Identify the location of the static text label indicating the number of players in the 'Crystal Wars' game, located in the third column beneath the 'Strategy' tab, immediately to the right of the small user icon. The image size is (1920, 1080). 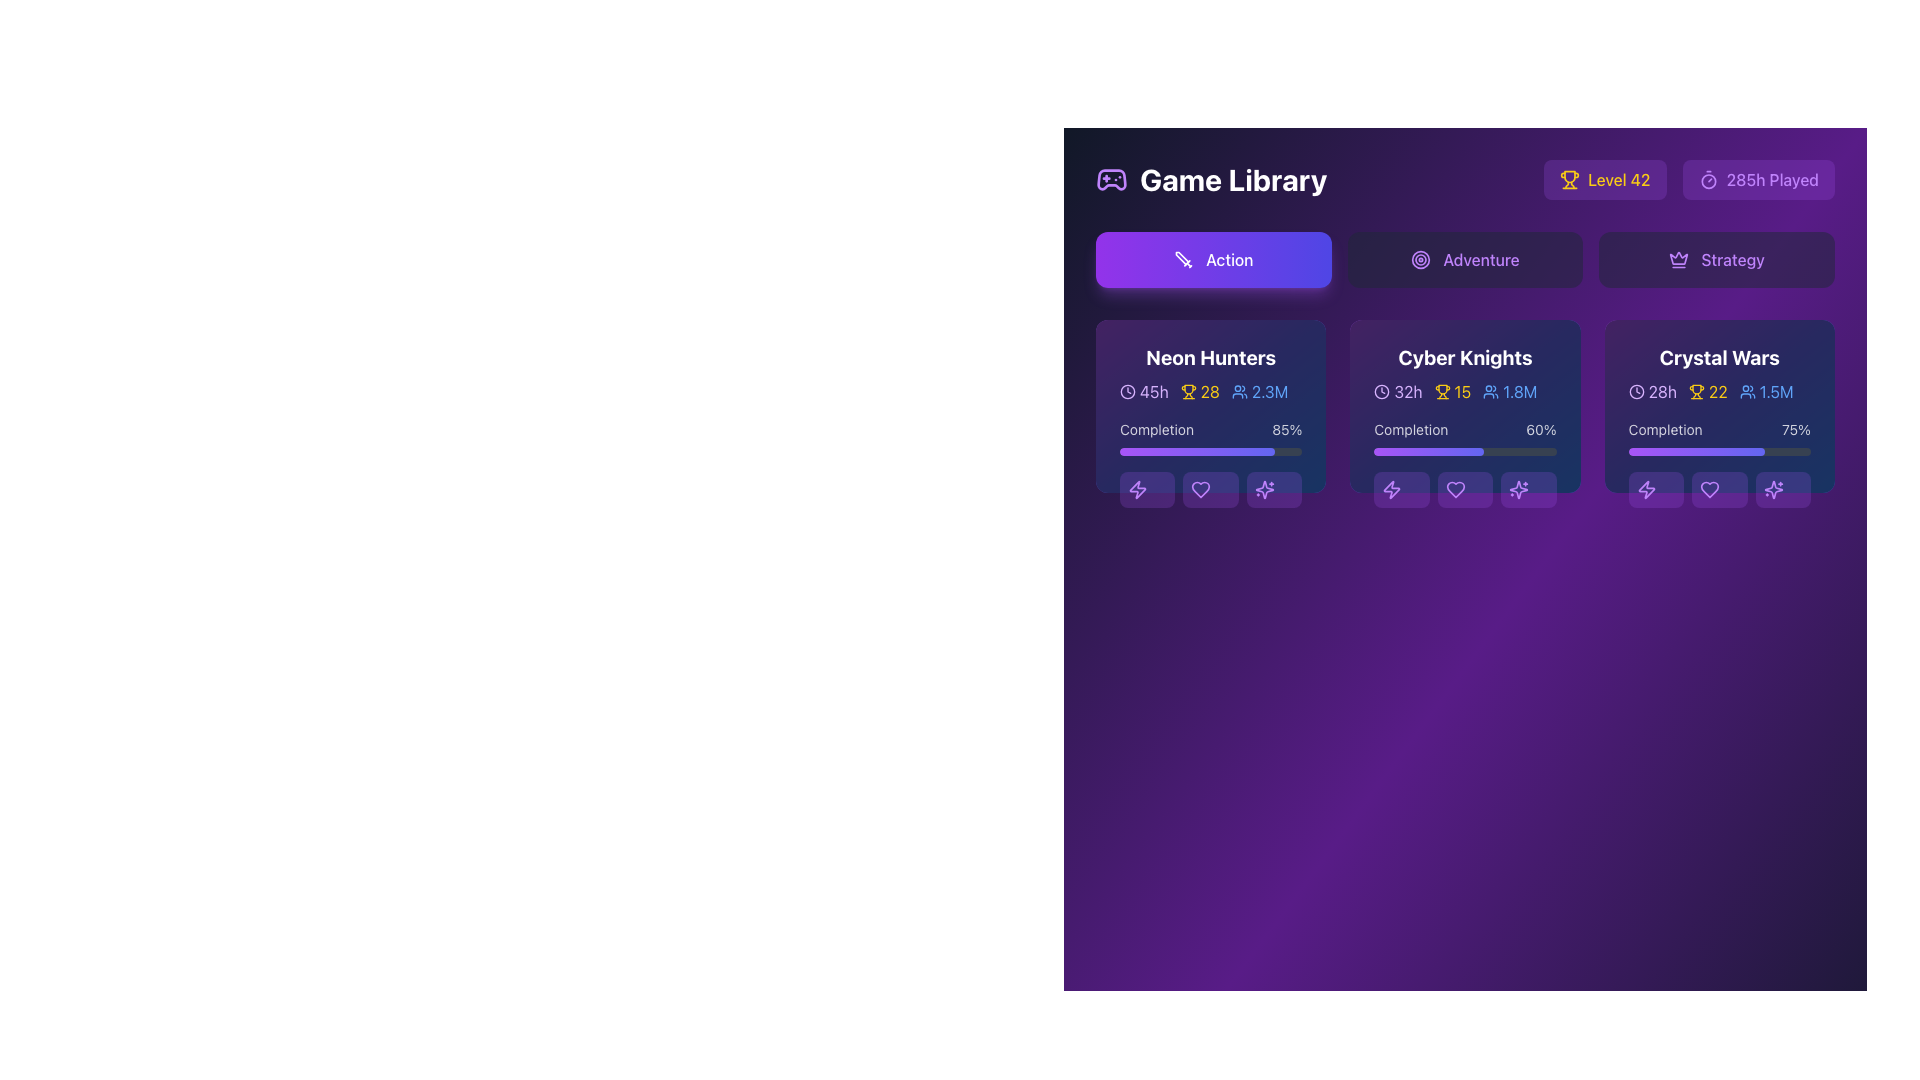
(1776, 392).